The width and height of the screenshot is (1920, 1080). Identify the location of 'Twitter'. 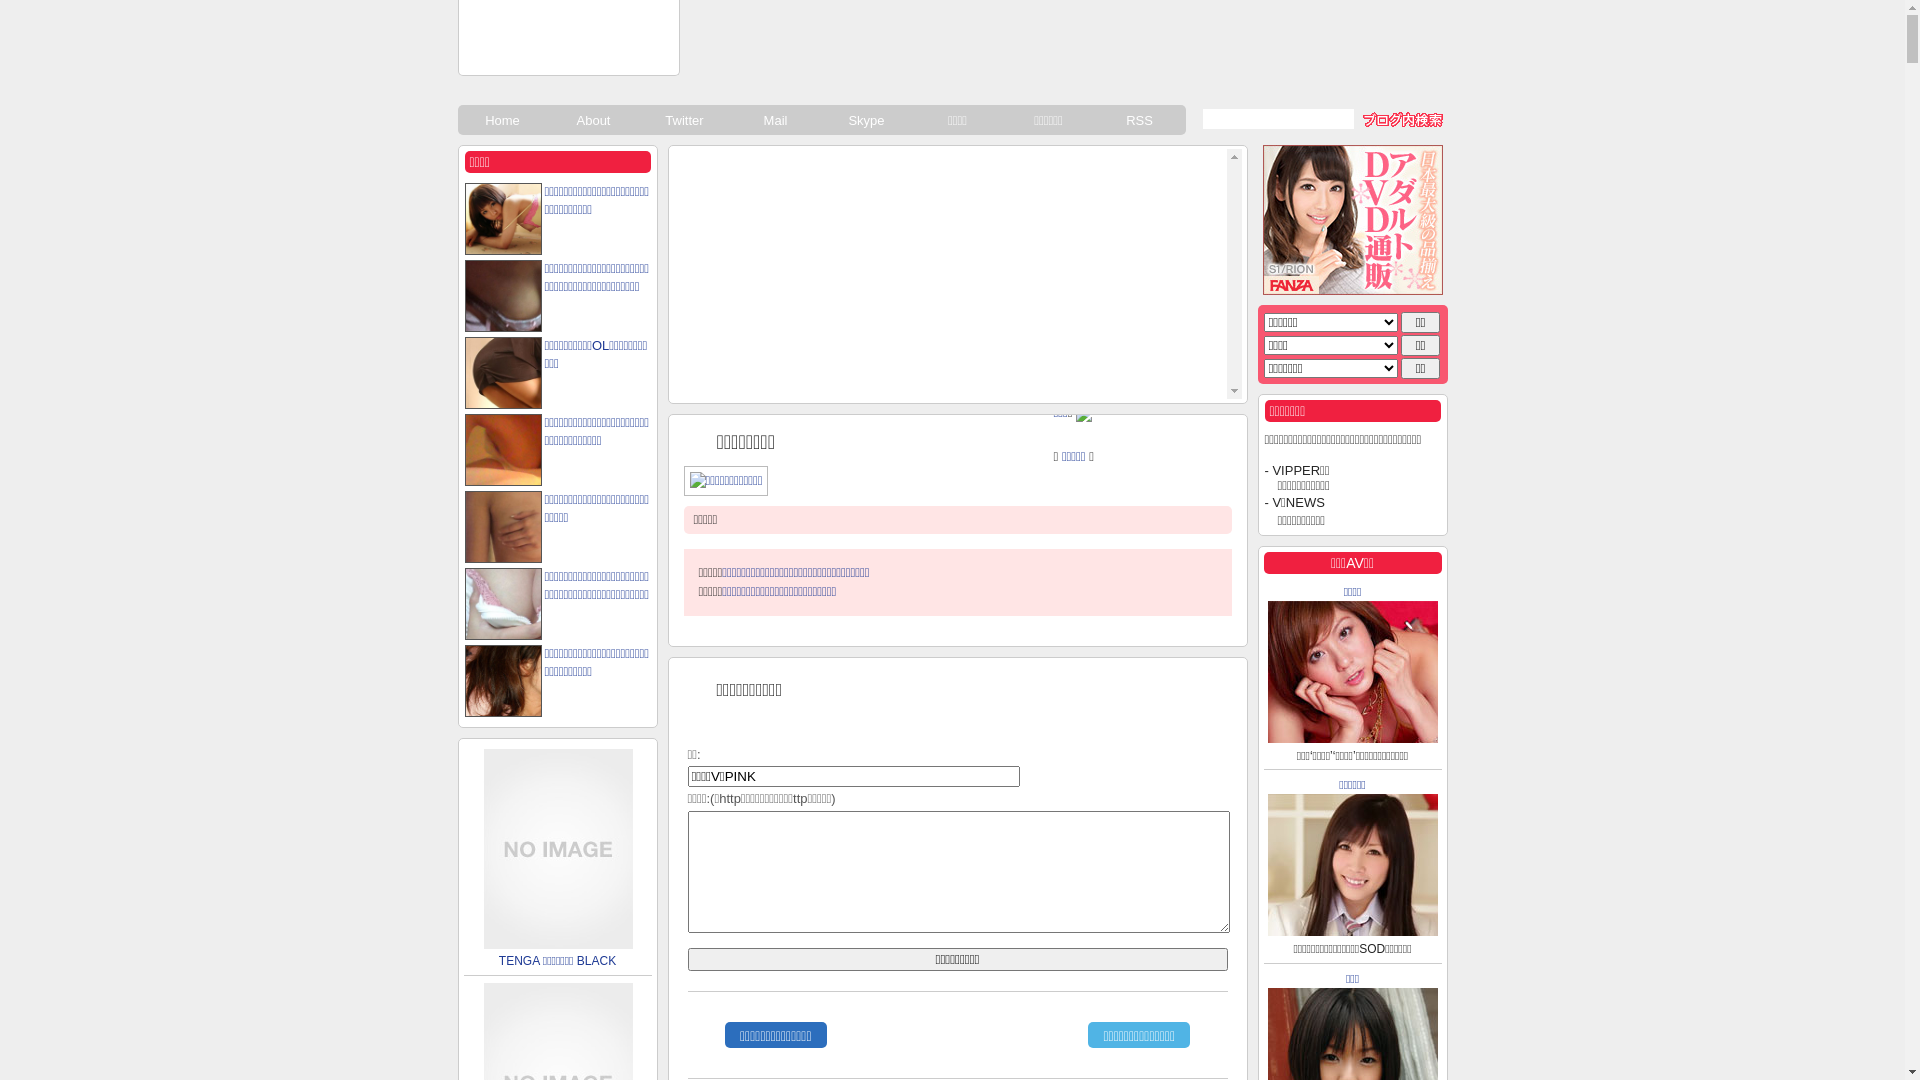
(685, 119).